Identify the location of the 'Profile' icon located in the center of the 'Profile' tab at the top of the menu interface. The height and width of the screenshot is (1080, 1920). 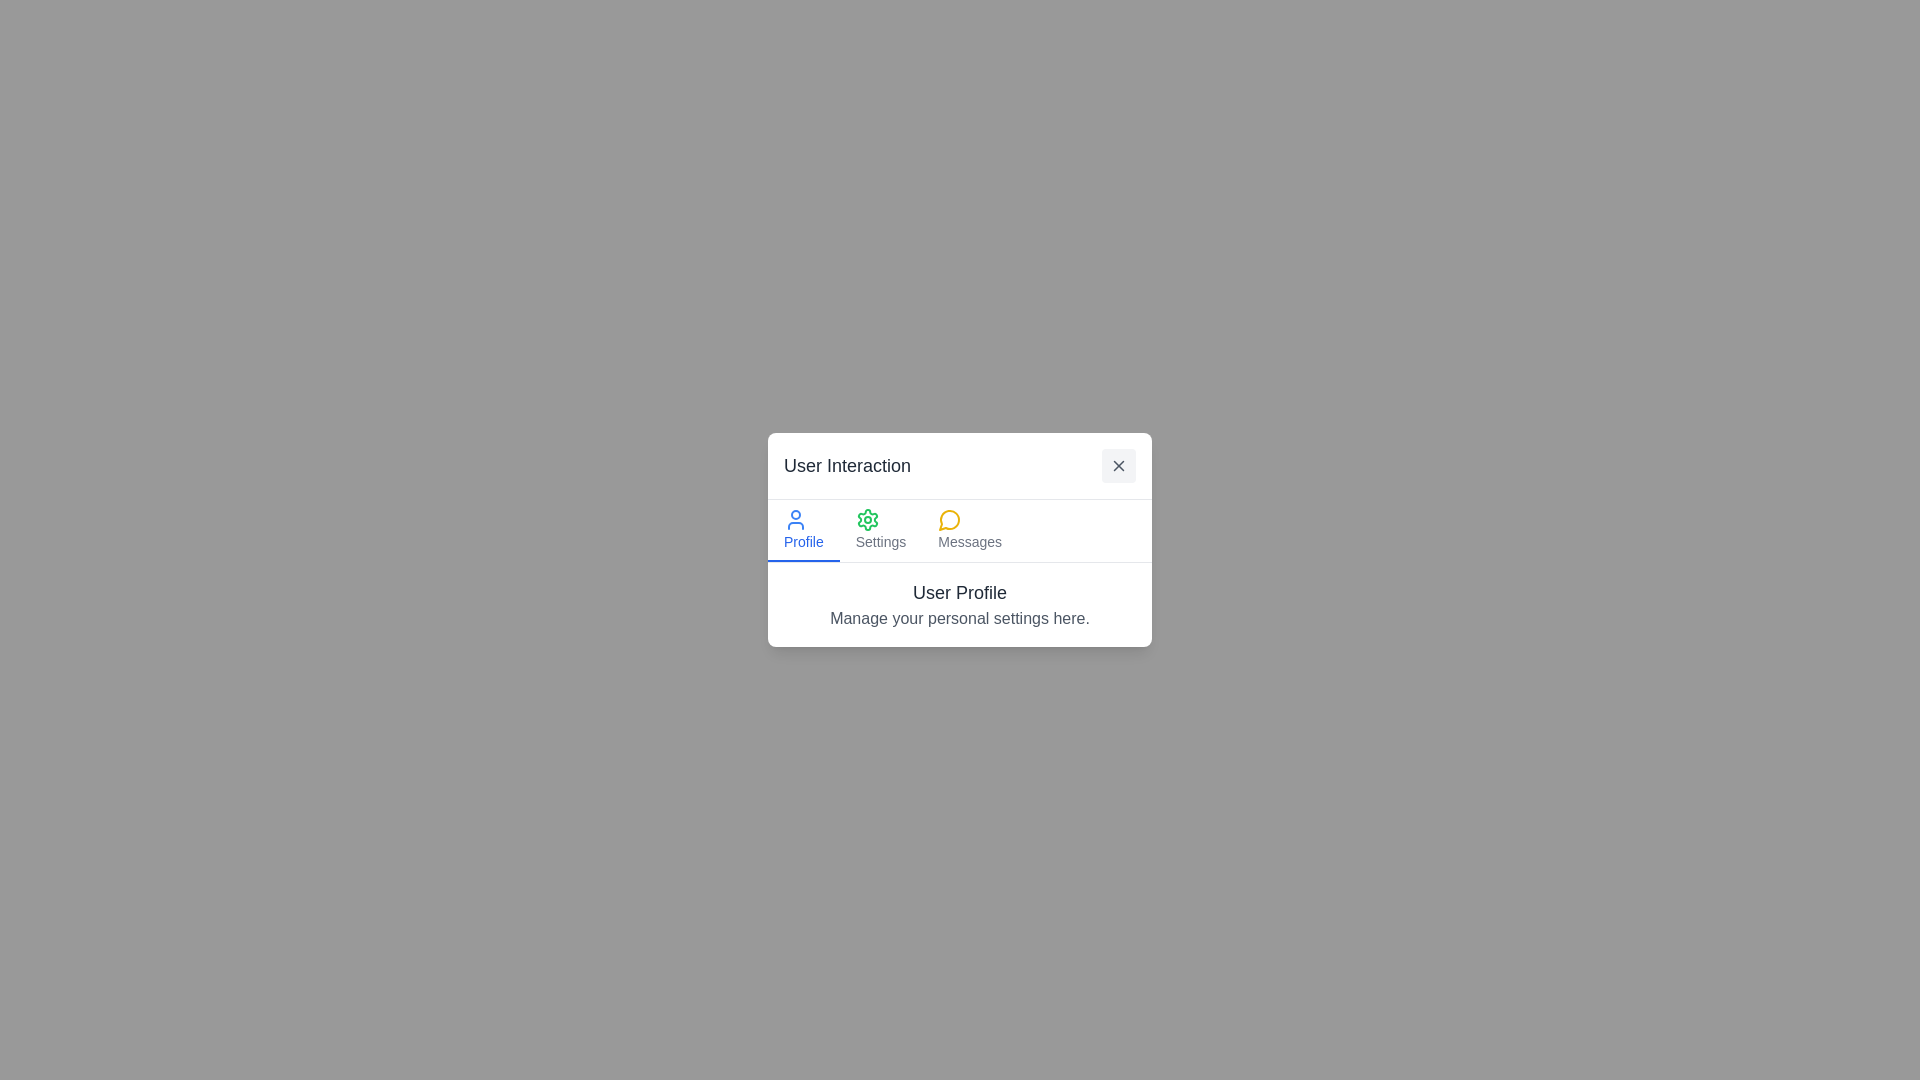
(795, 519).